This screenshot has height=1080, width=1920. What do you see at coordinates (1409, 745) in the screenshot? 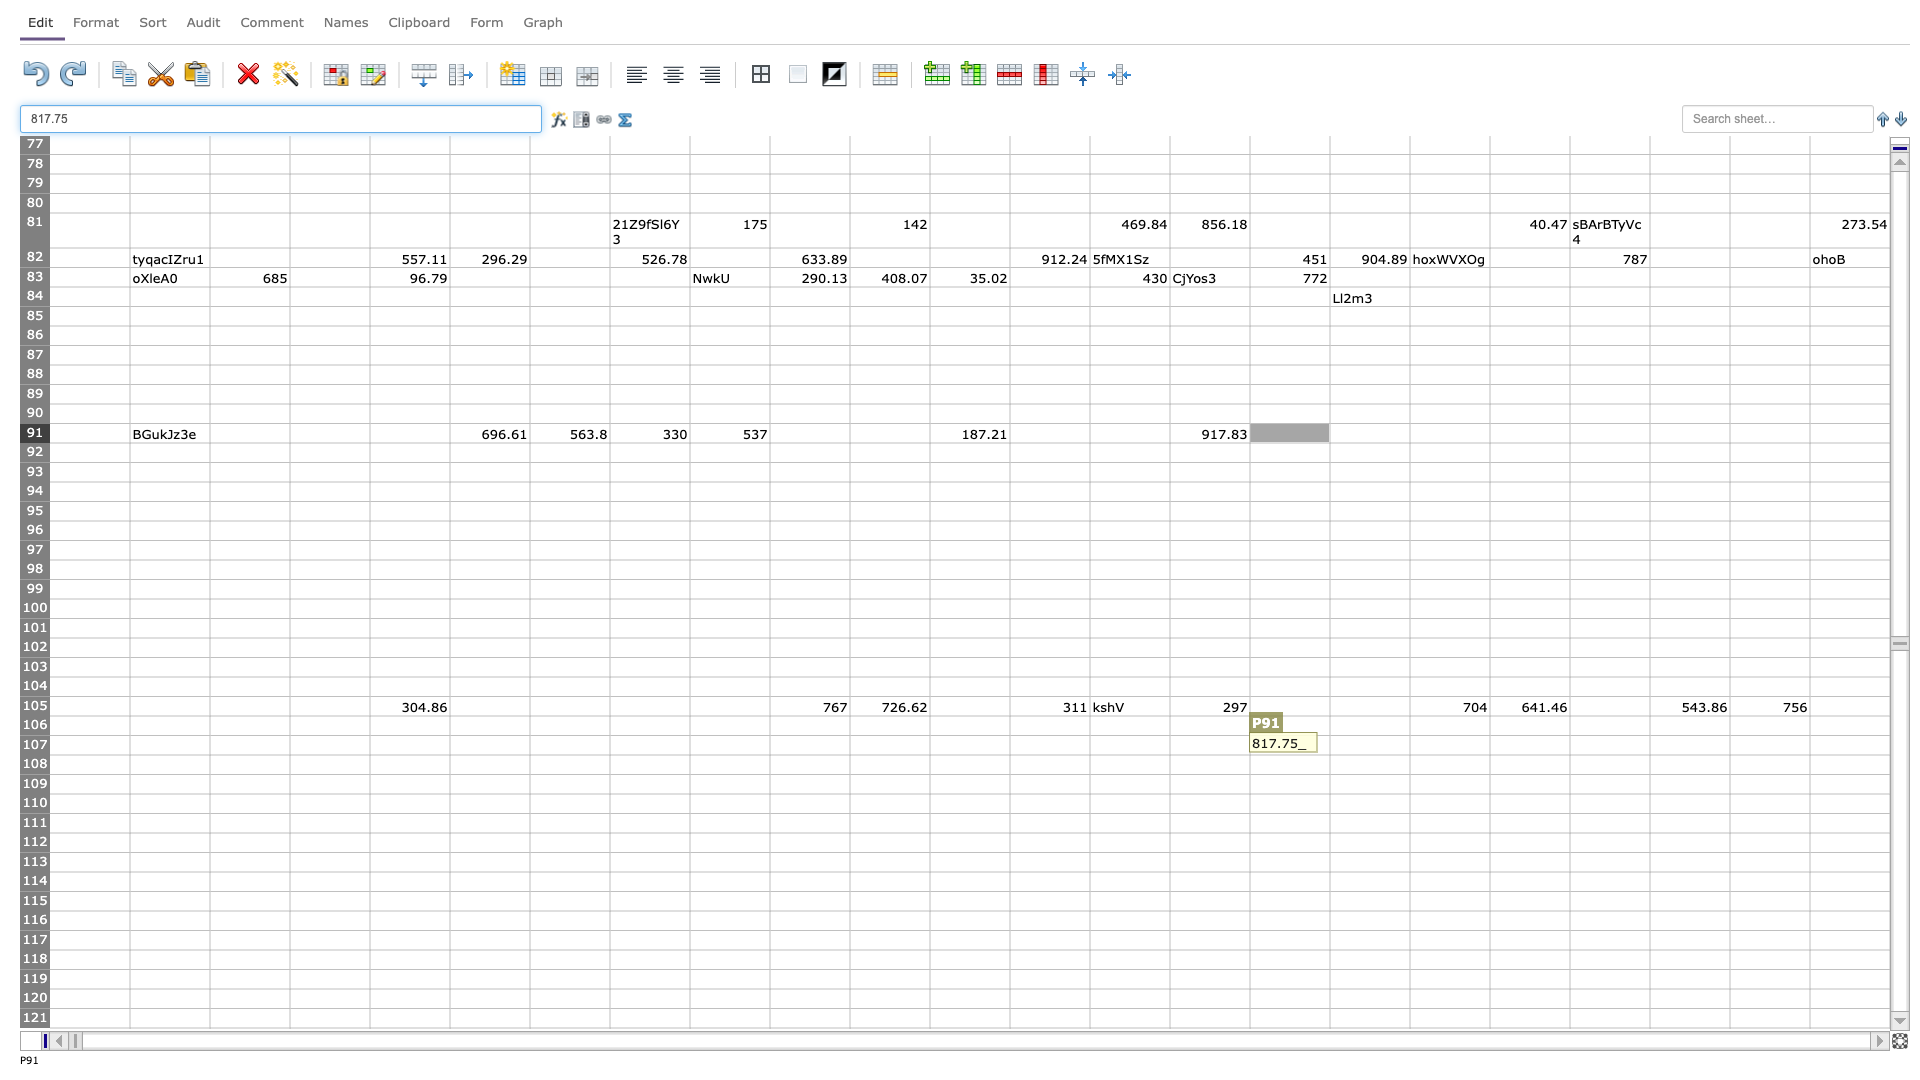
I see `Right edge of Q-107` at bounding box center [1409, 745].